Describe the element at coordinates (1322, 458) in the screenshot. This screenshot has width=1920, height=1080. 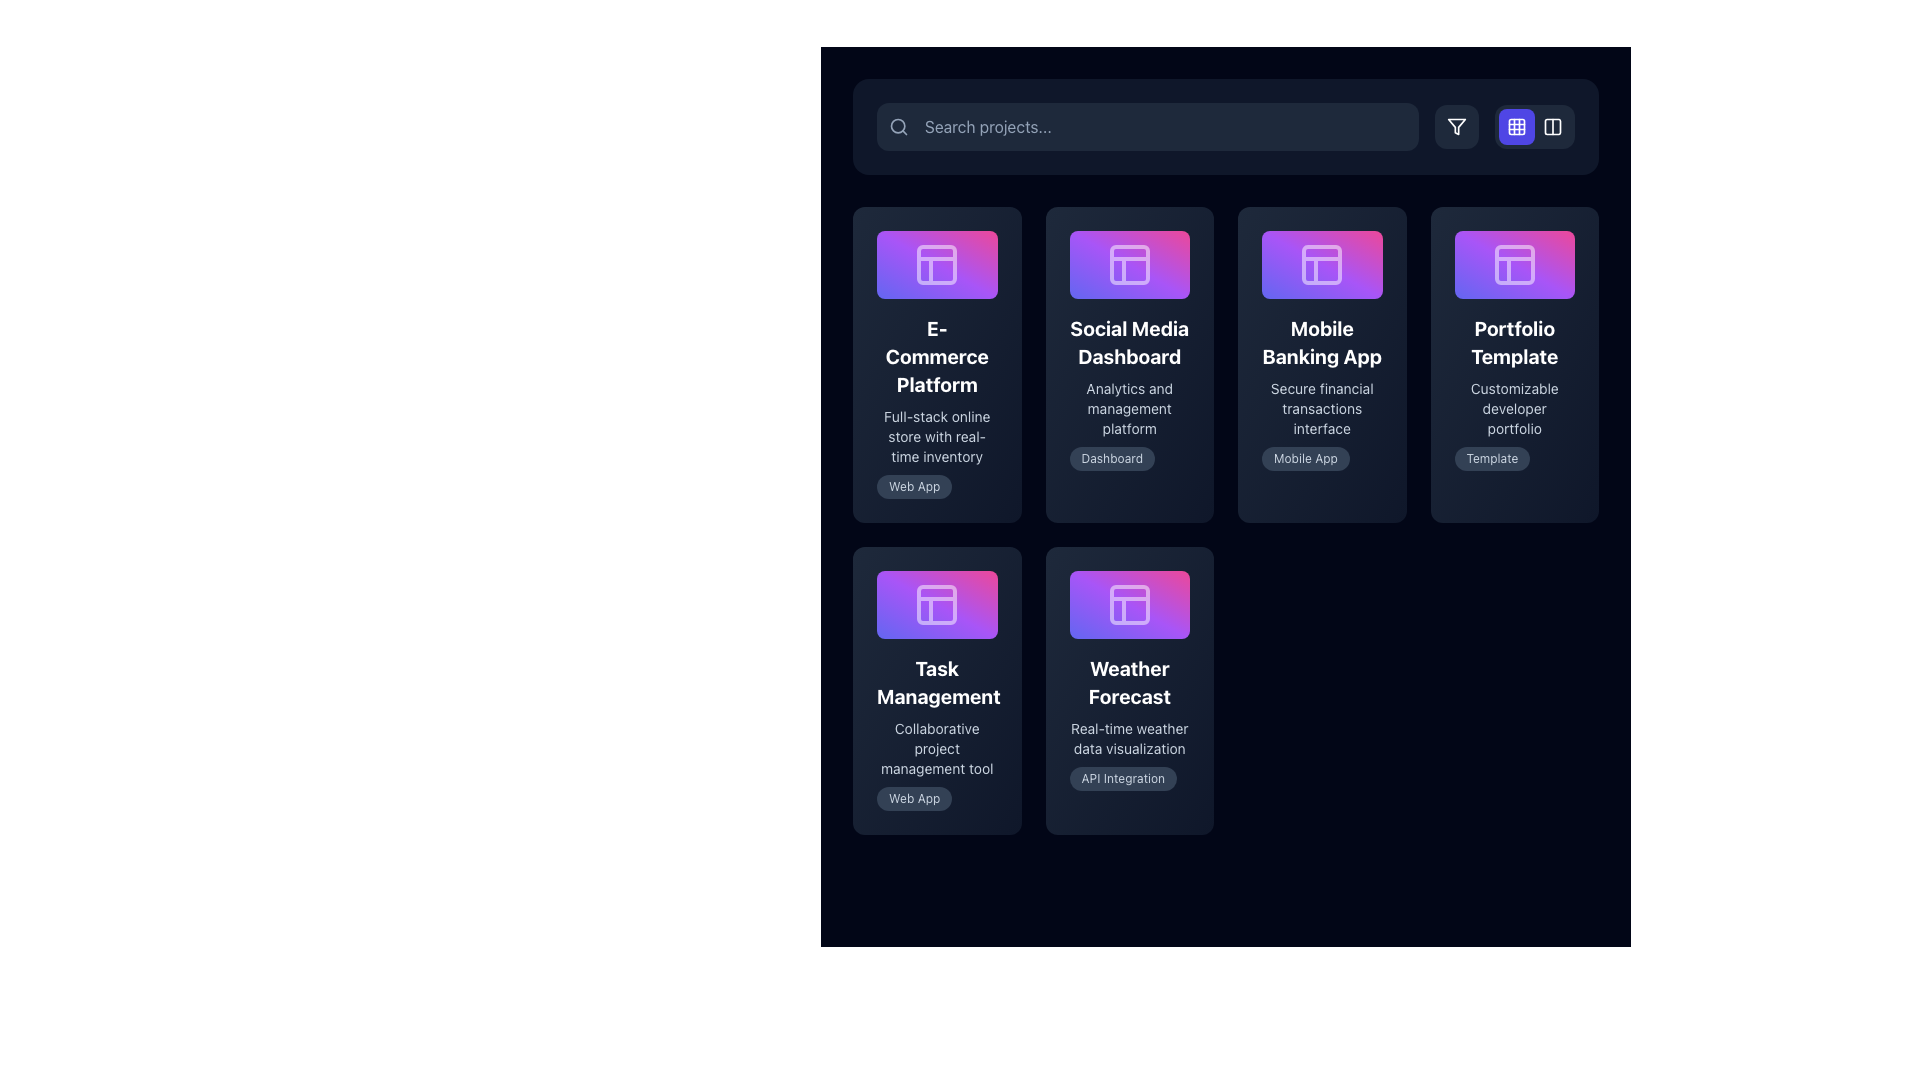
I see `the label with the text 'Mobile App', which is a small, rounded rectangle with a dark slate-colored background located below the 'Secure financial transactions interface' text in the 'Mobile Banking App' card` at that location.